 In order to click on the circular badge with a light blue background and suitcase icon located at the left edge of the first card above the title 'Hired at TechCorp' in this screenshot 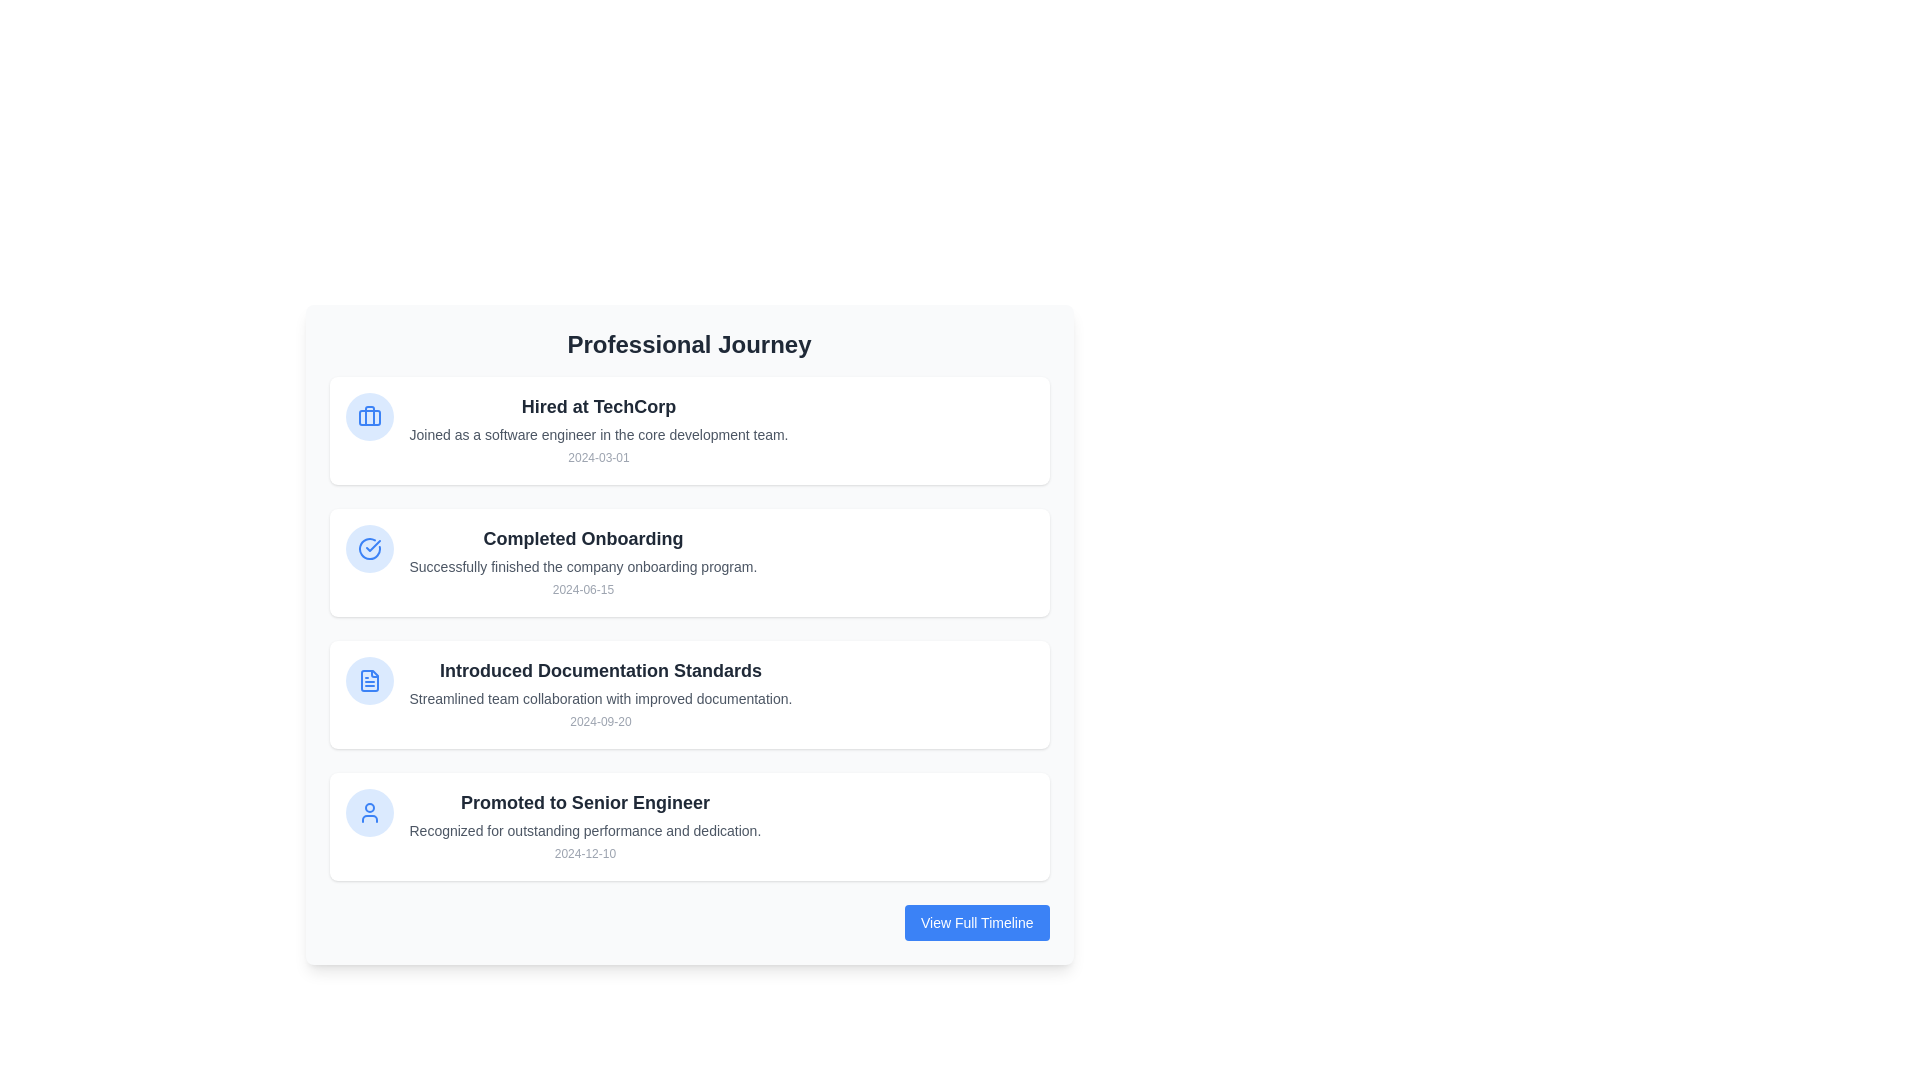, I will do `click(369, 415)`.